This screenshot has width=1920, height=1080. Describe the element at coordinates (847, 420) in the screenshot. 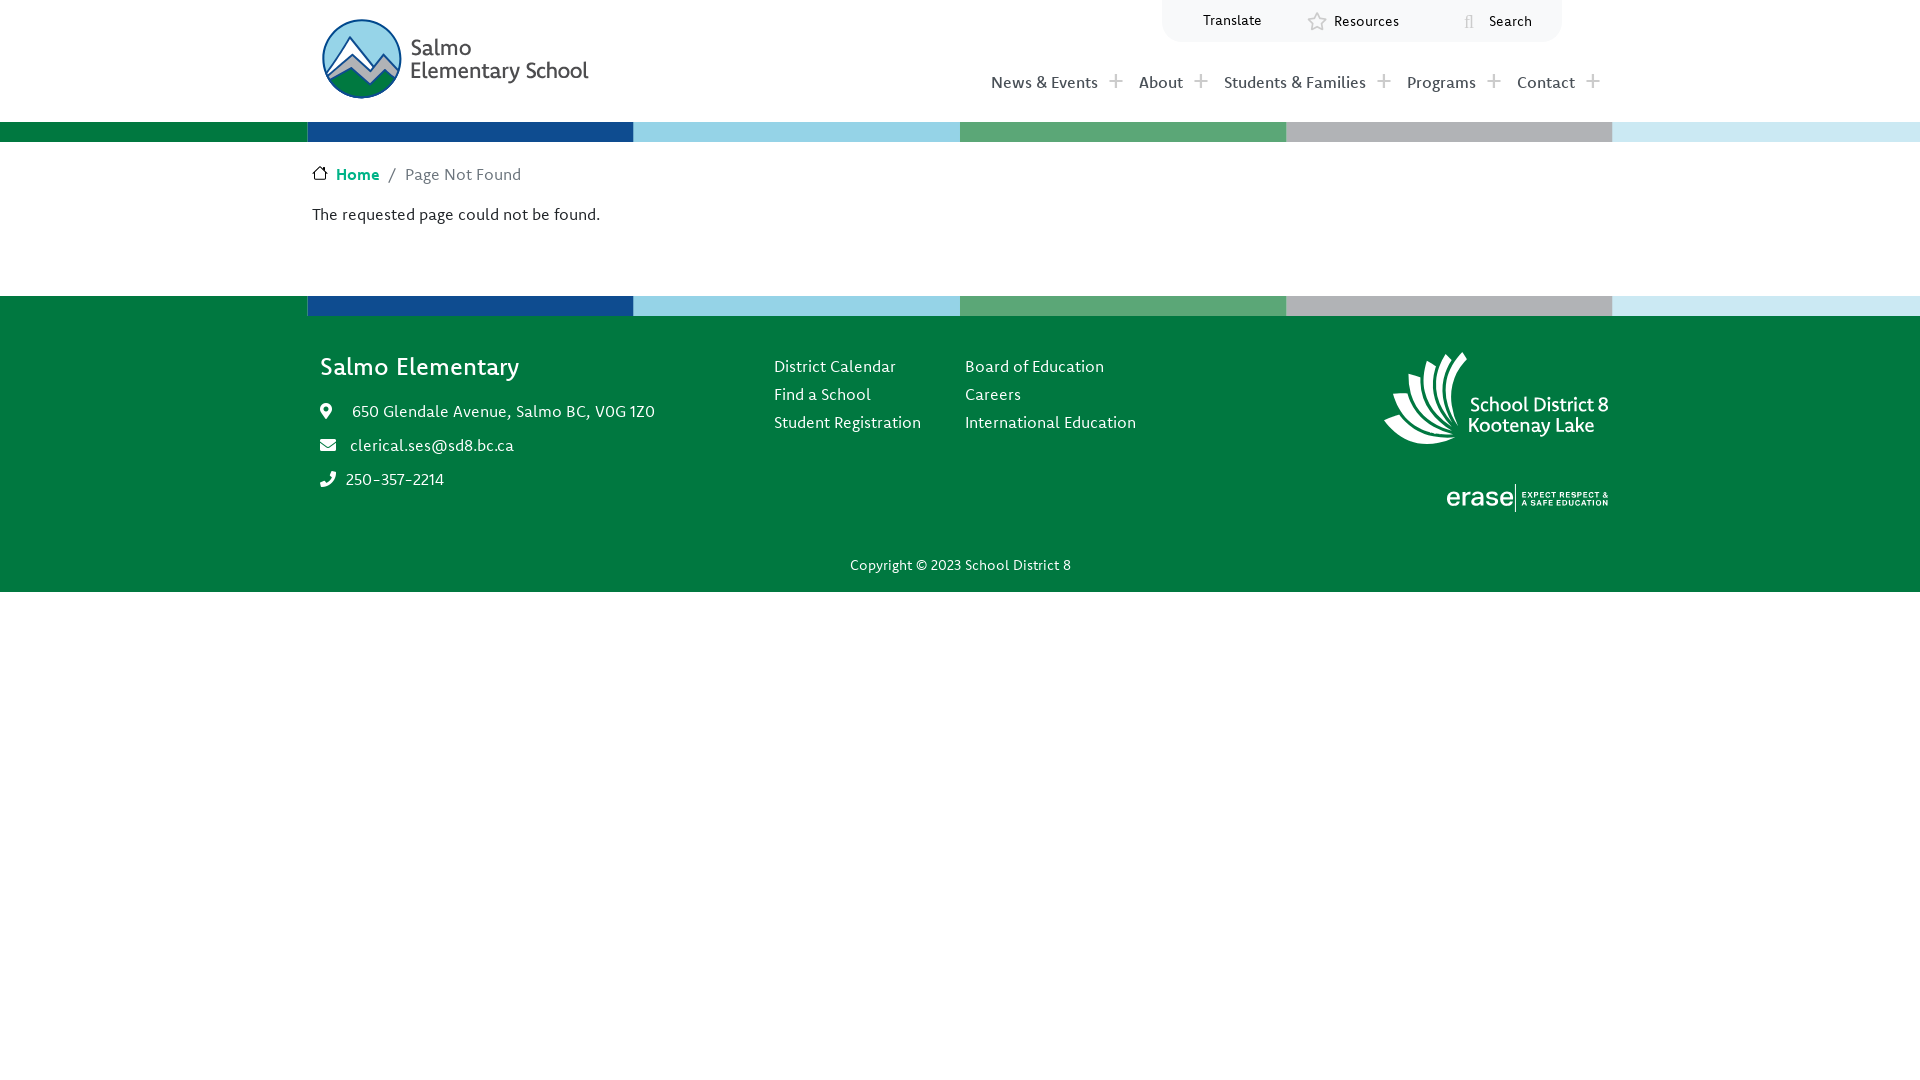

I see `'Student Registration'` at that location.